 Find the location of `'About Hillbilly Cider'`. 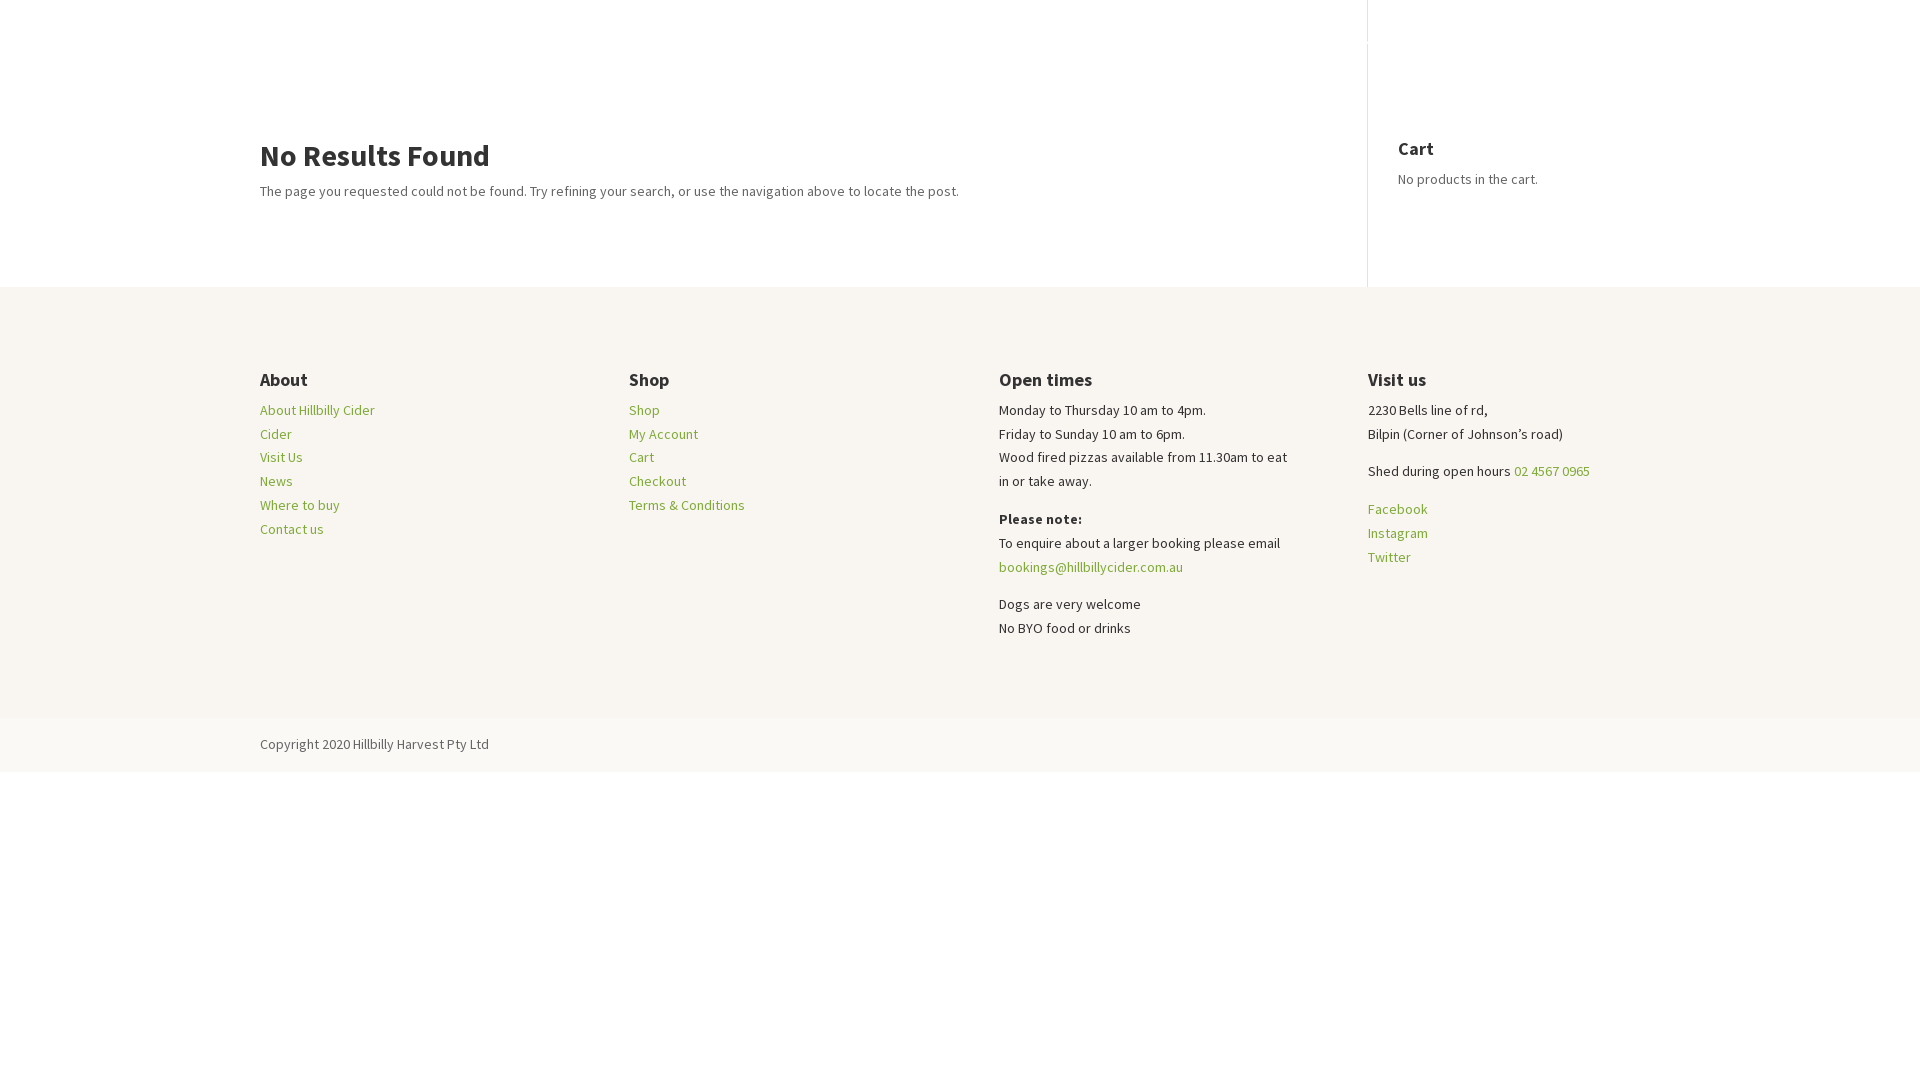

'About Hillbilly Cider' is located at coordinates (316, 408).